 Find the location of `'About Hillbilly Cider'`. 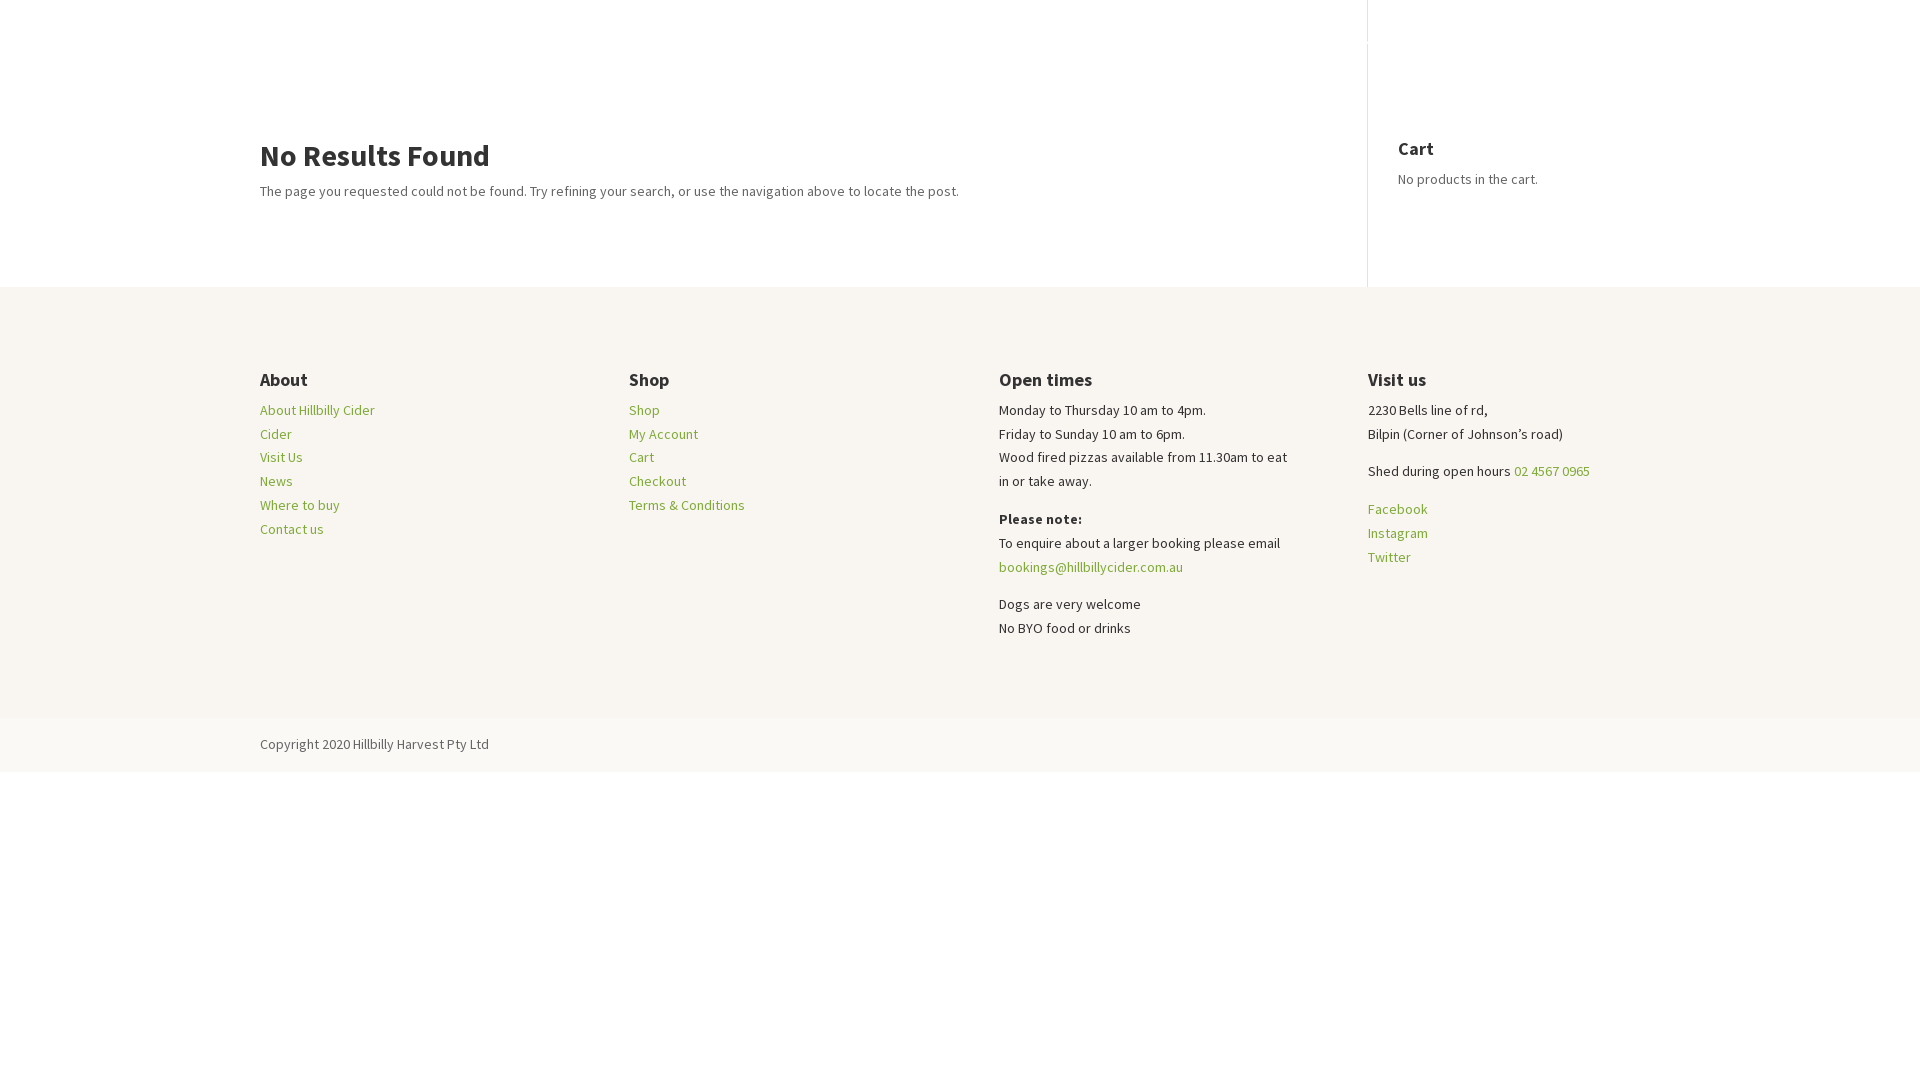

'About Hillbilly Cider' is located at coordinates (316, 408).